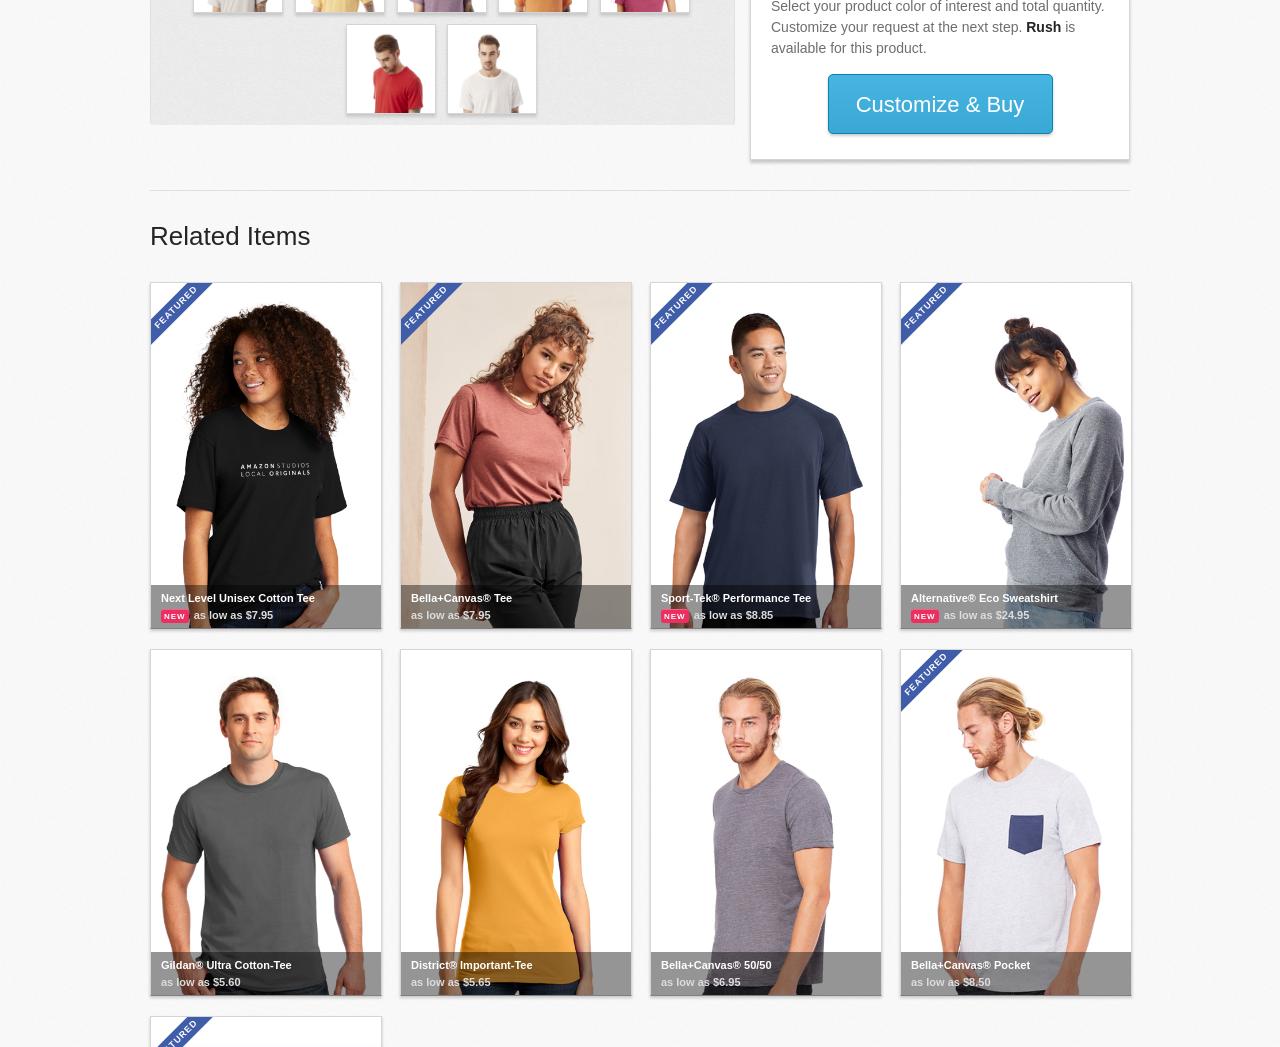 The width and height of the screenshot is (1280, 1047). What do you see at coordinates (985, 612) in the screenshot?
I see `'as low as $24.95'` at bounding box center [985, 612].